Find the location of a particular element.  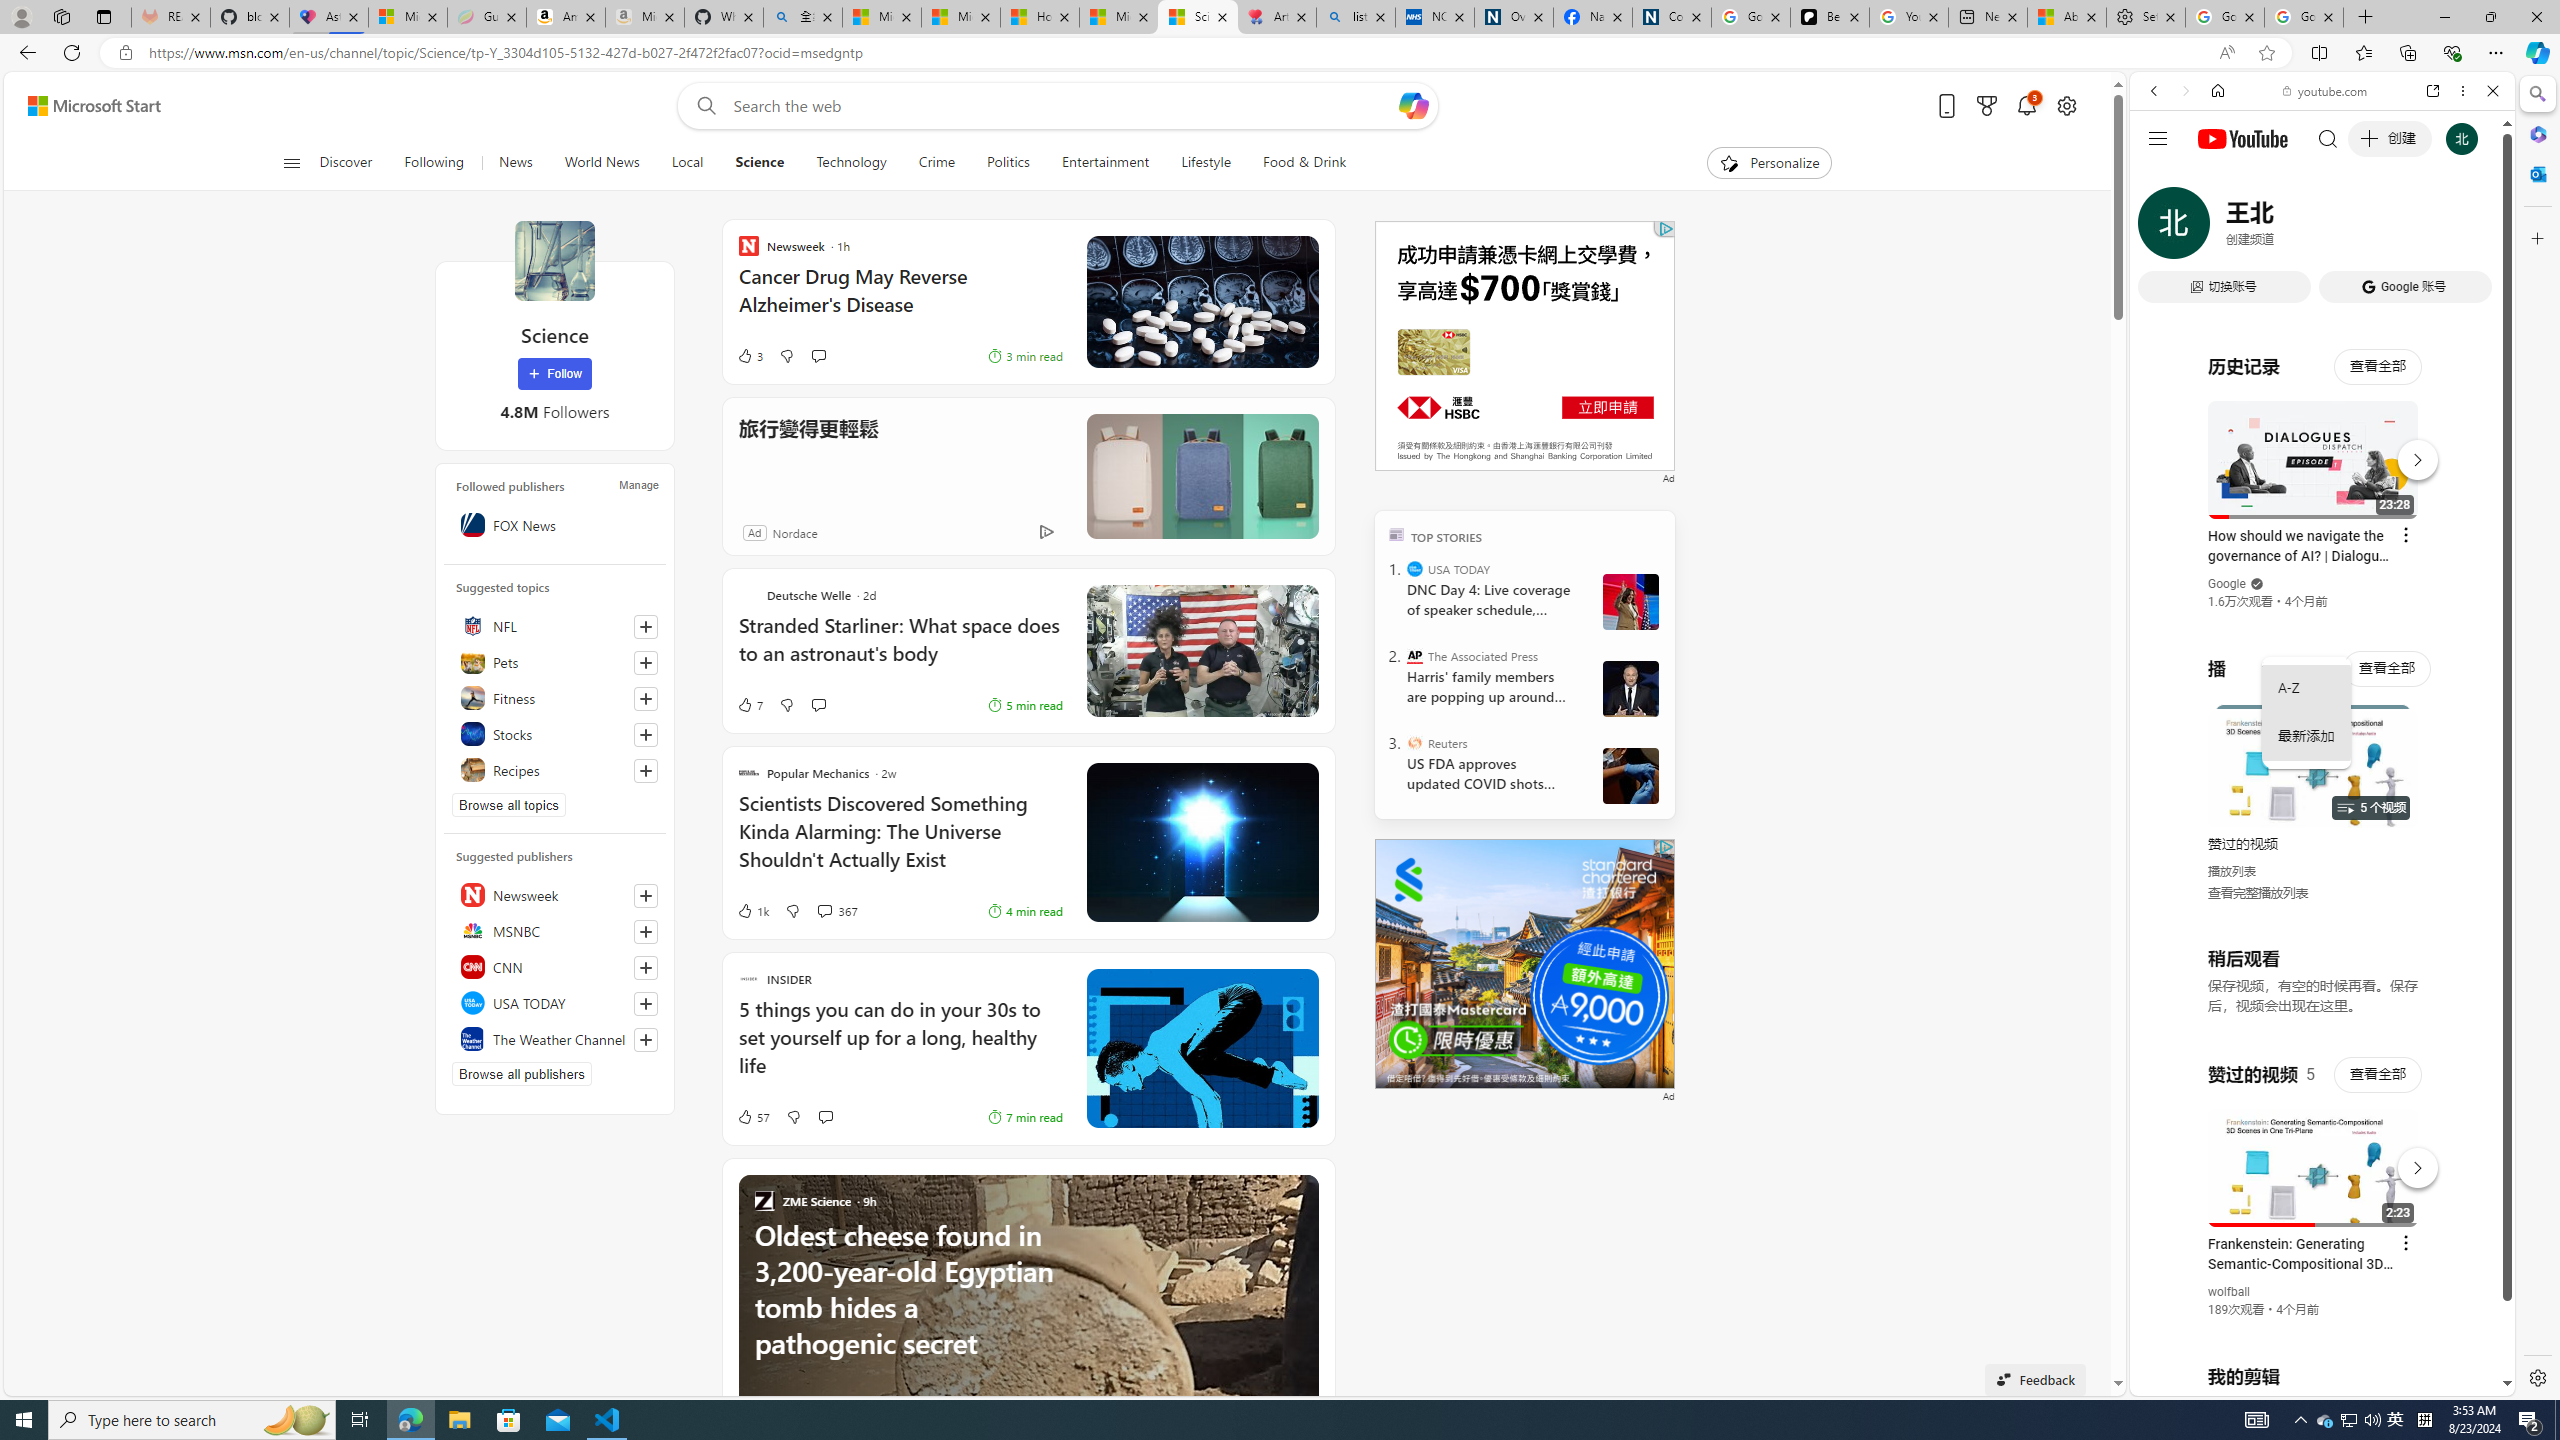

'Class: button-glyph' is located at coordinates (290, 162).